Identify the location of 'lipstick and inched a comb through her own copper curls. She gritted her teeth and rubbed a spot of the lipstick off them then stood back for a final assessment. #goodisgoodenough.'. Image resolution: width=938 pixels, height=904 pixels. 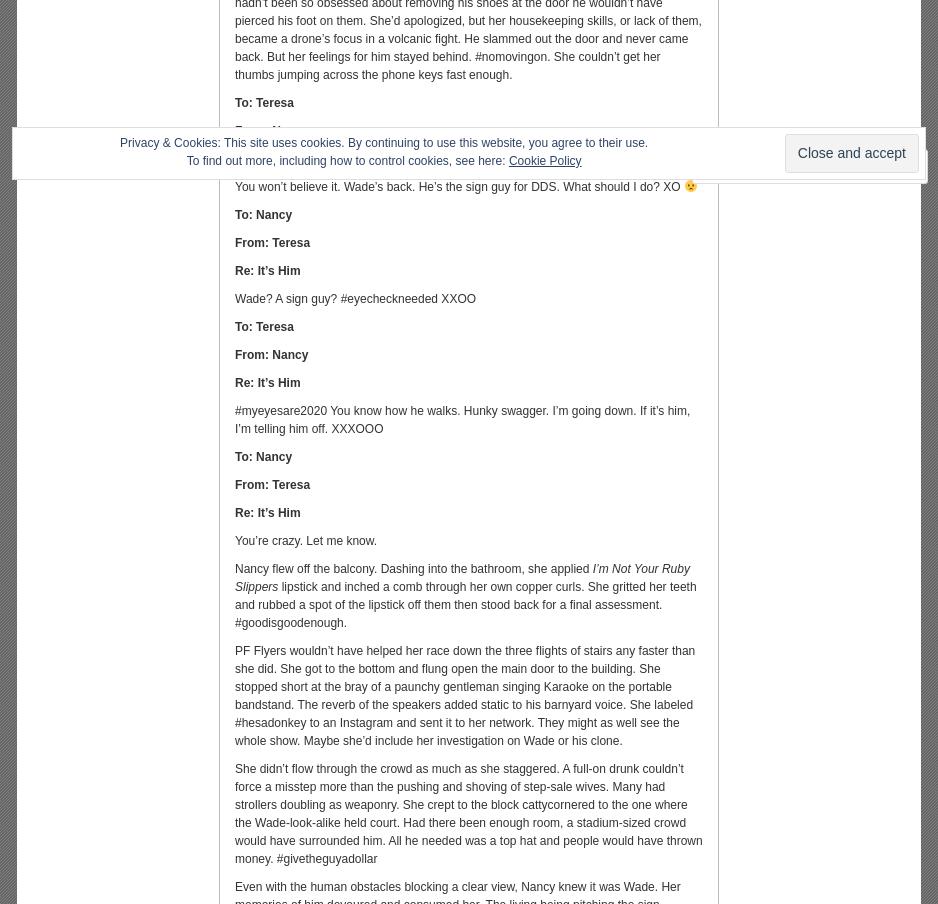
(464, 603).